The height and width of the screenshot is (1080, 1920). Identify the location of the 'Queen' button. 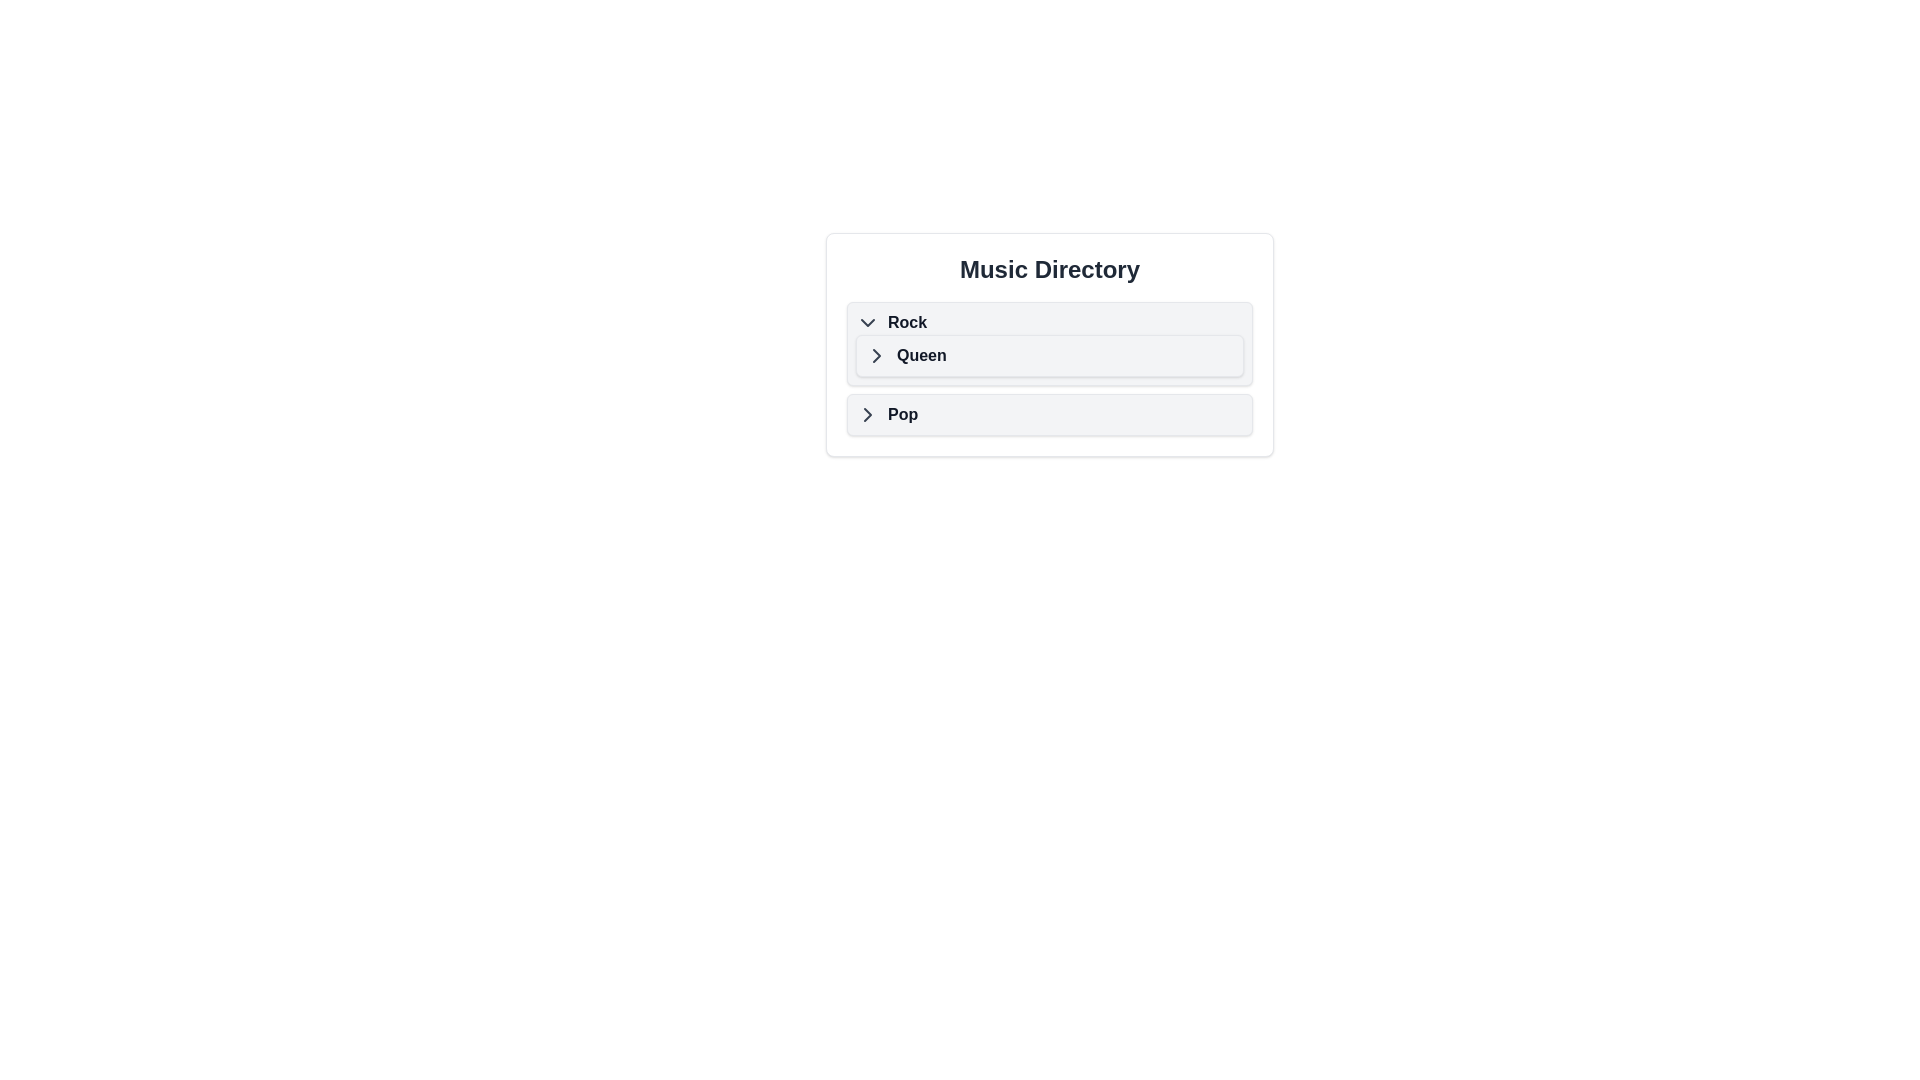
(1049, 369).